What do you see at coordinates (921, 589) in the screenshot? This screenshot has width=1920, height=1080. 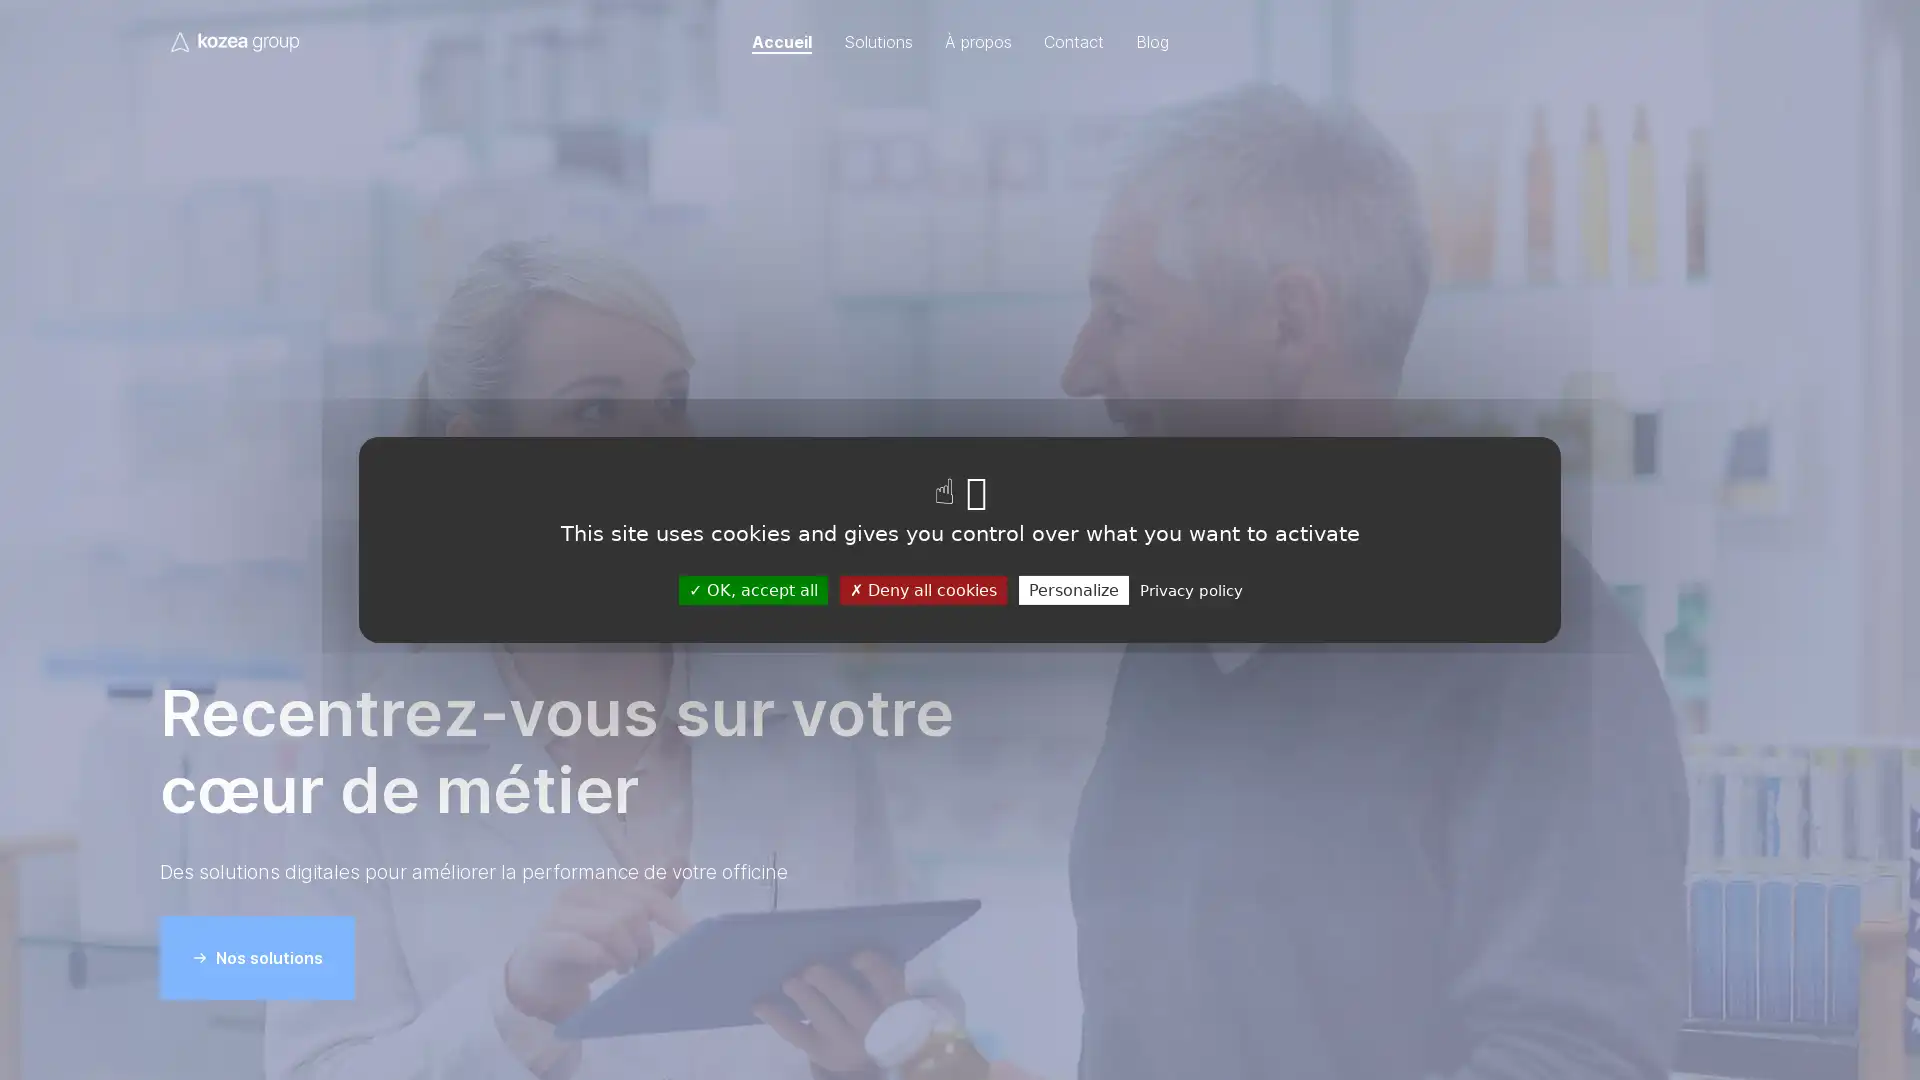 I see `Deny all cookies` at bounding box center [921, 589].